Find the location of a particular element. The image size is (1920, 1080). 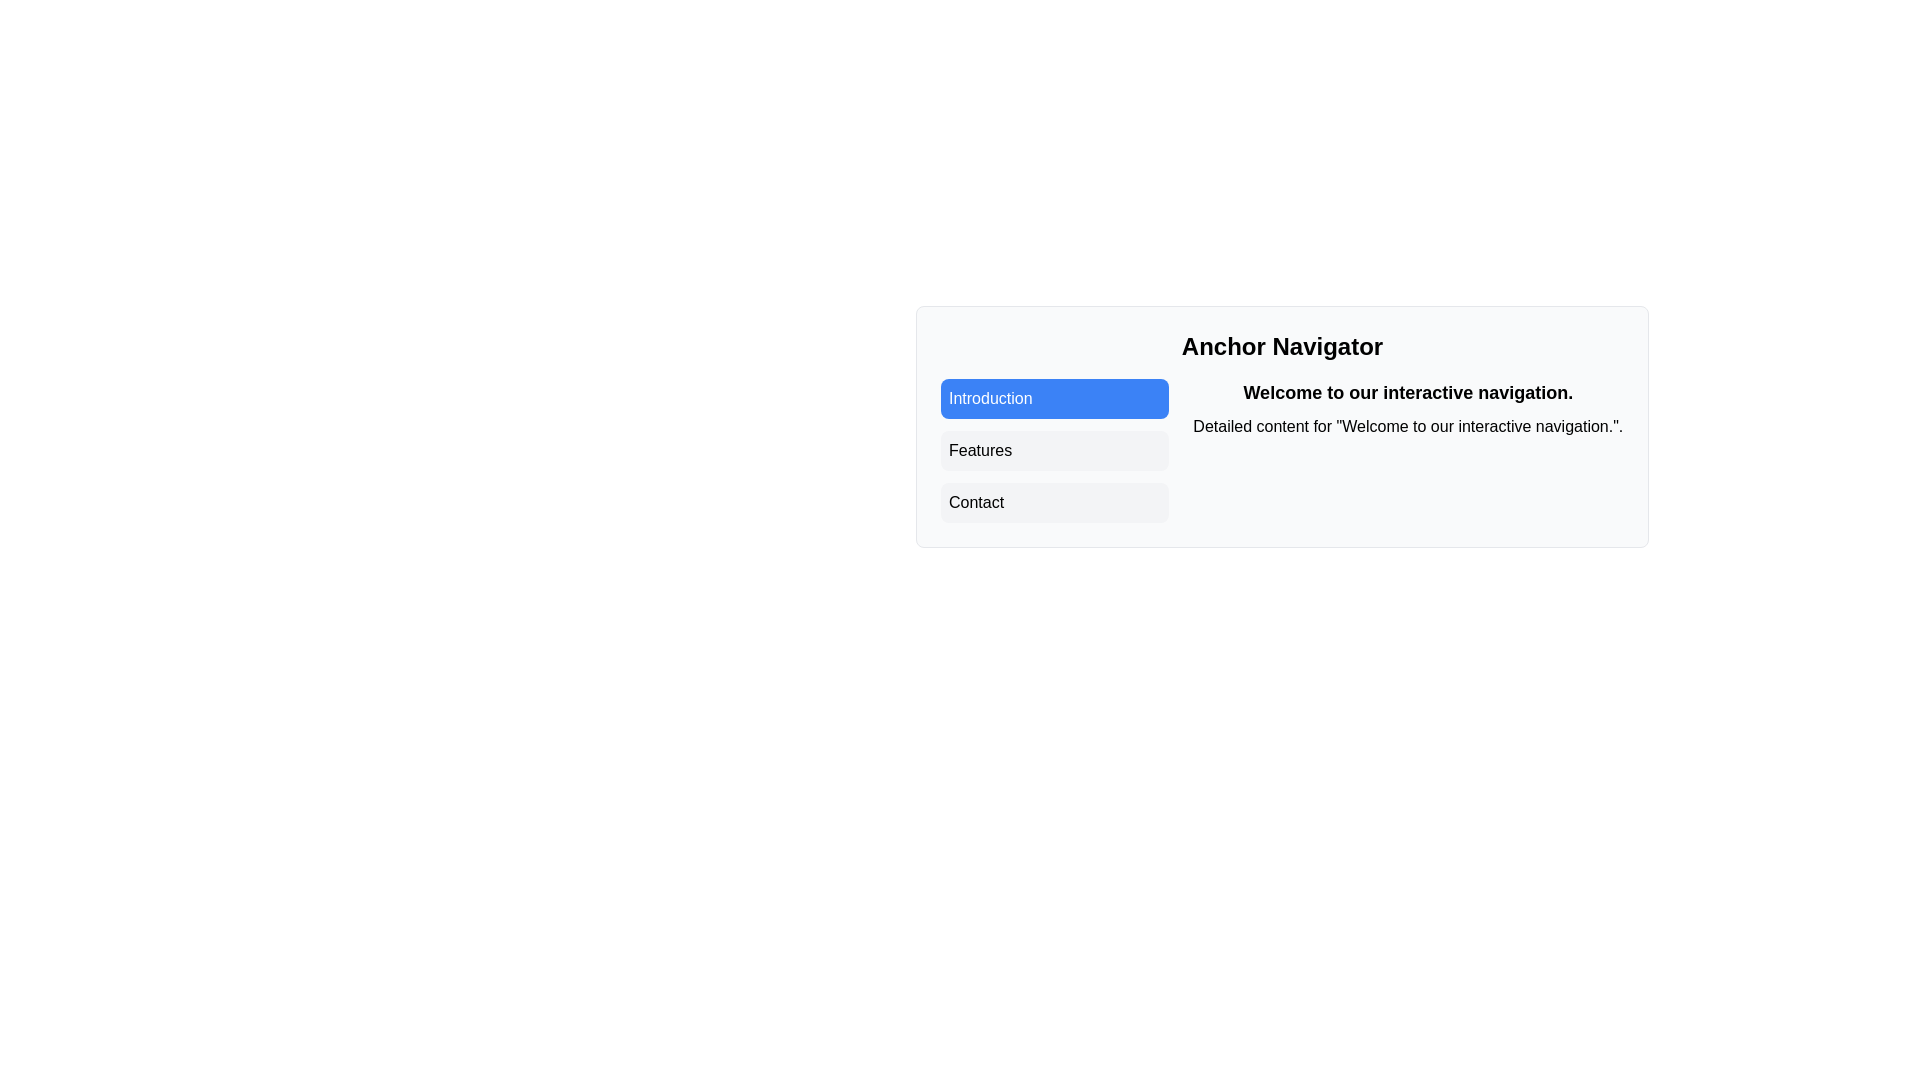

the 'Introduction' button using tab navigation is located at coordinates (1053, 398).